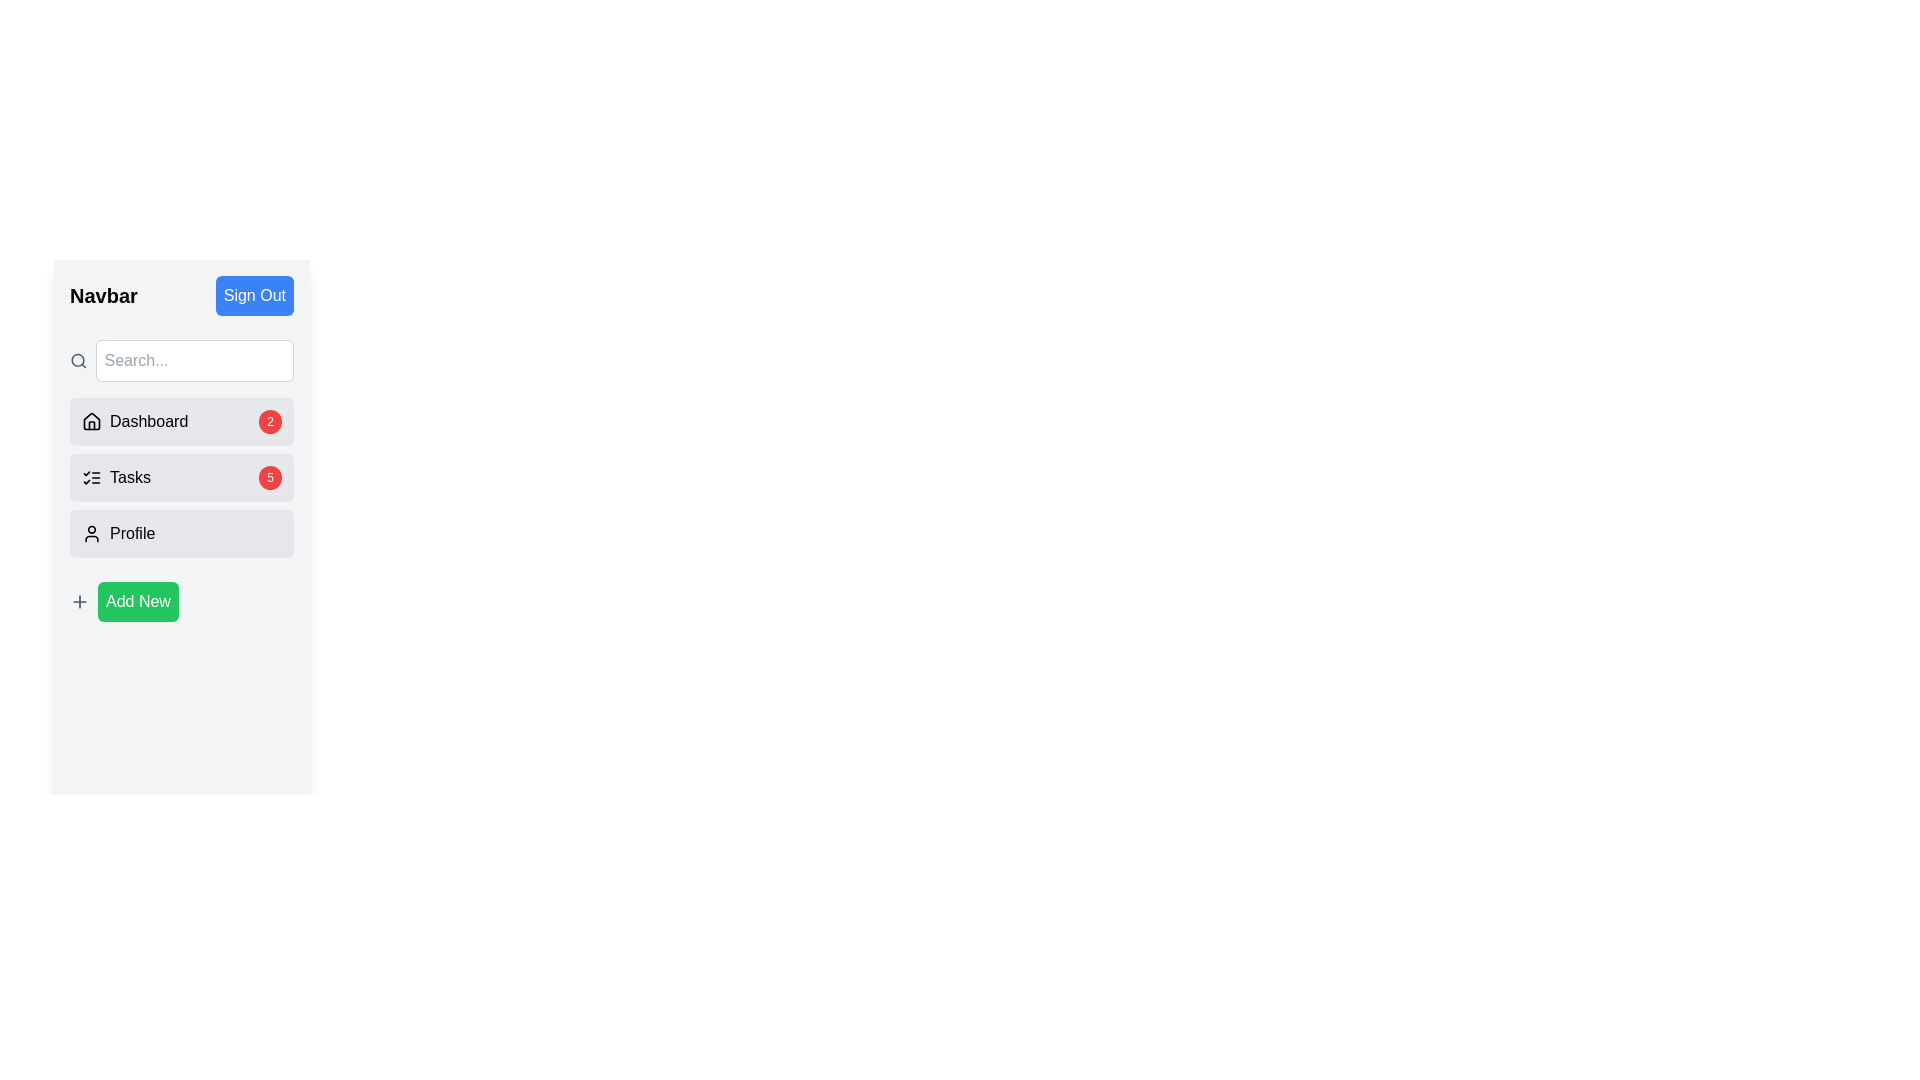  What do you see at coordinates (77, 358) in the screenshot?
I see `the circular component of the magnifying glass icon located in the top-left section of the sidebar under the 'Navbar' label` at bounding box center [77, 358].